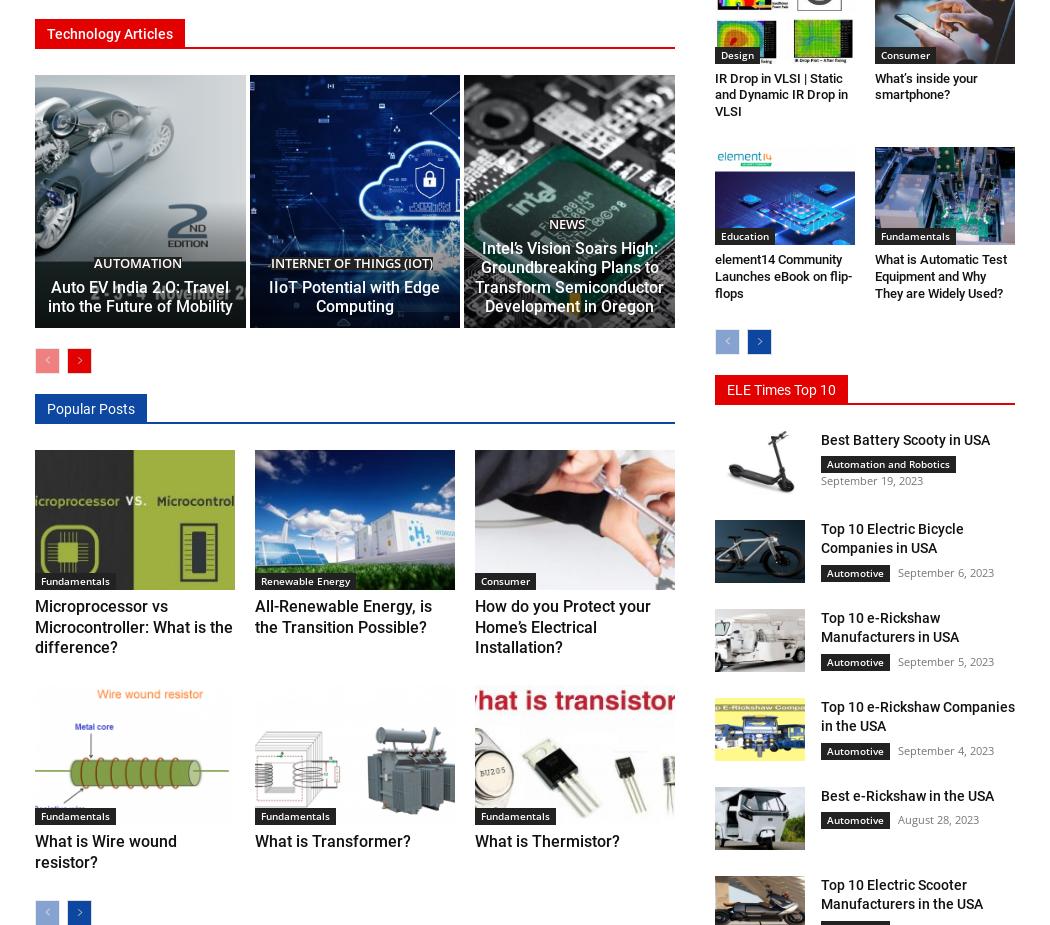 The width and height of the screenshot is (1050, 925). Describe the element at coordinates (781, 387) in the screenshot. I see `'ELE Times Top 10'` at that location.